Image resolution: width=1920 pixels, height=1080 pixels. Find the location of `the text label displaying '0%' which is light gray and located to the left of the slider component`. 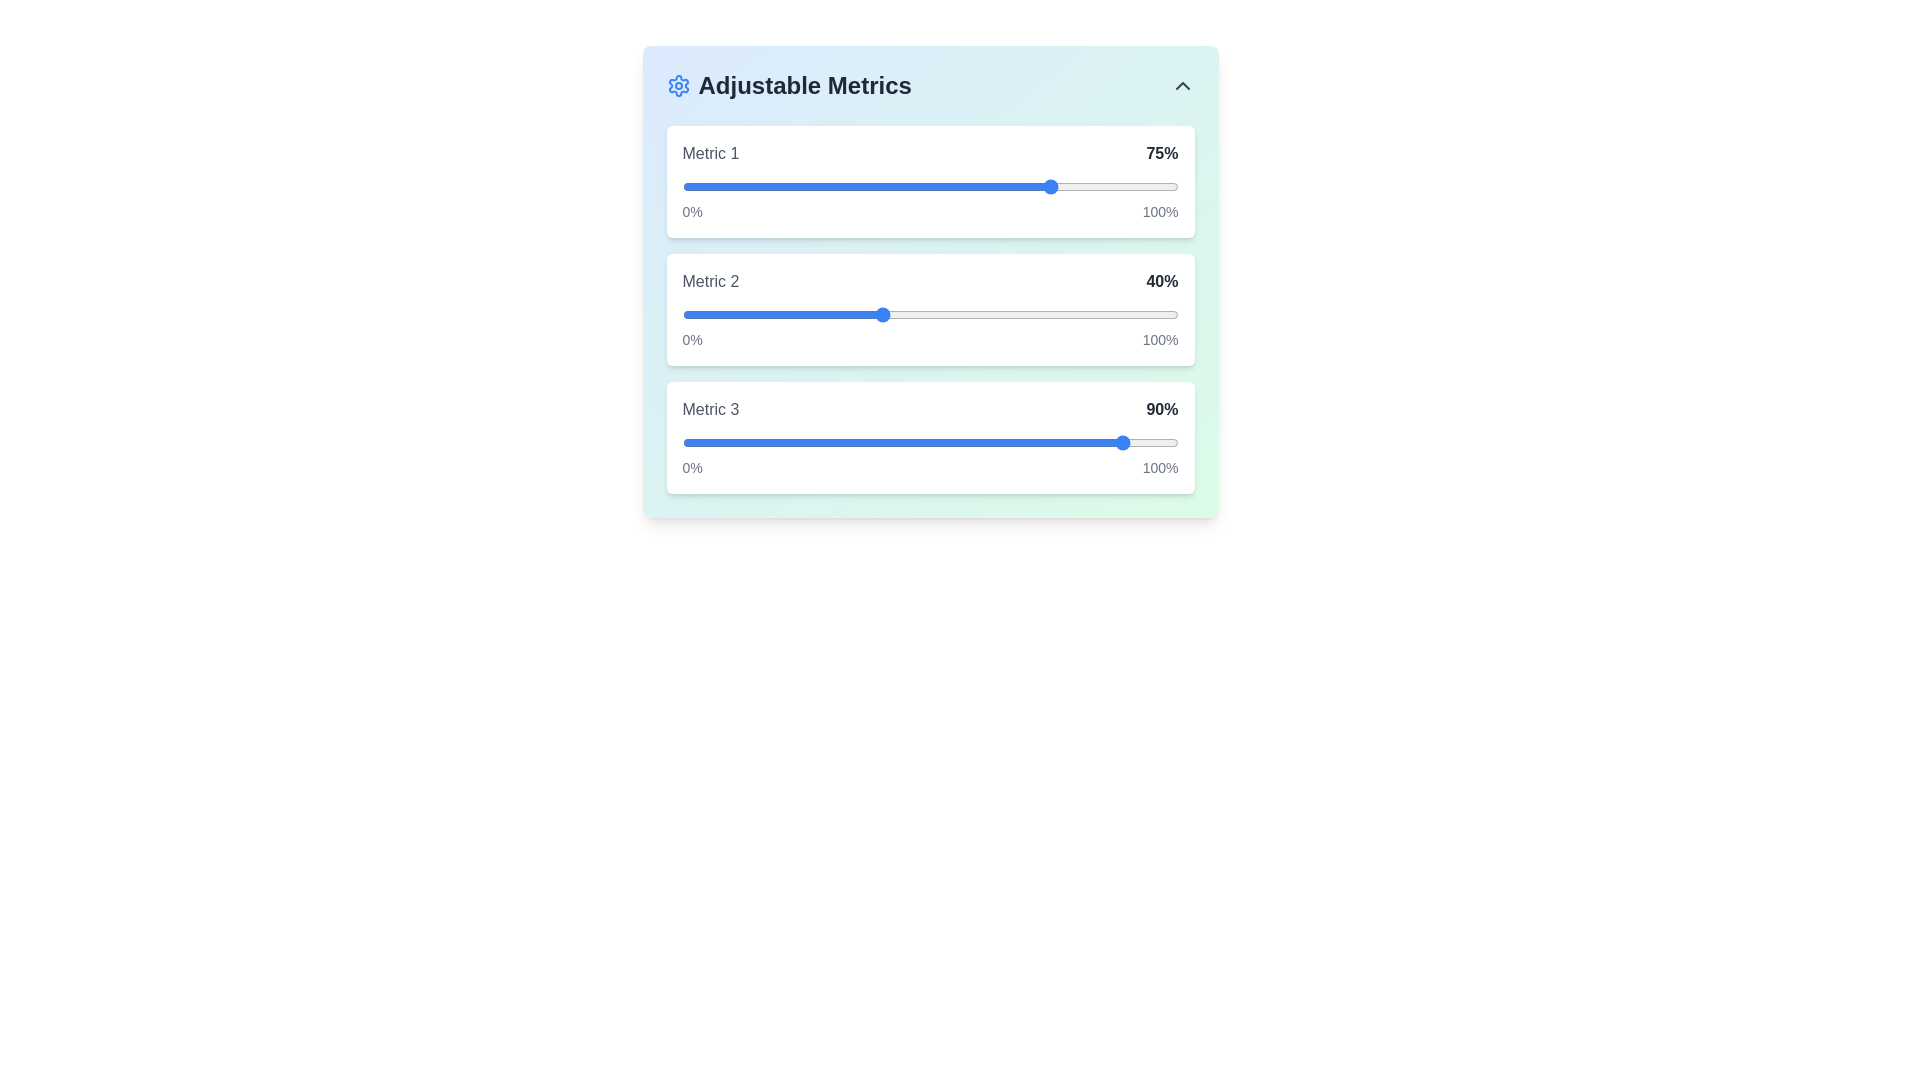

the text label displaying '0%' which is light gray and located to the left of the slider component is located at coordinates (692, 467).